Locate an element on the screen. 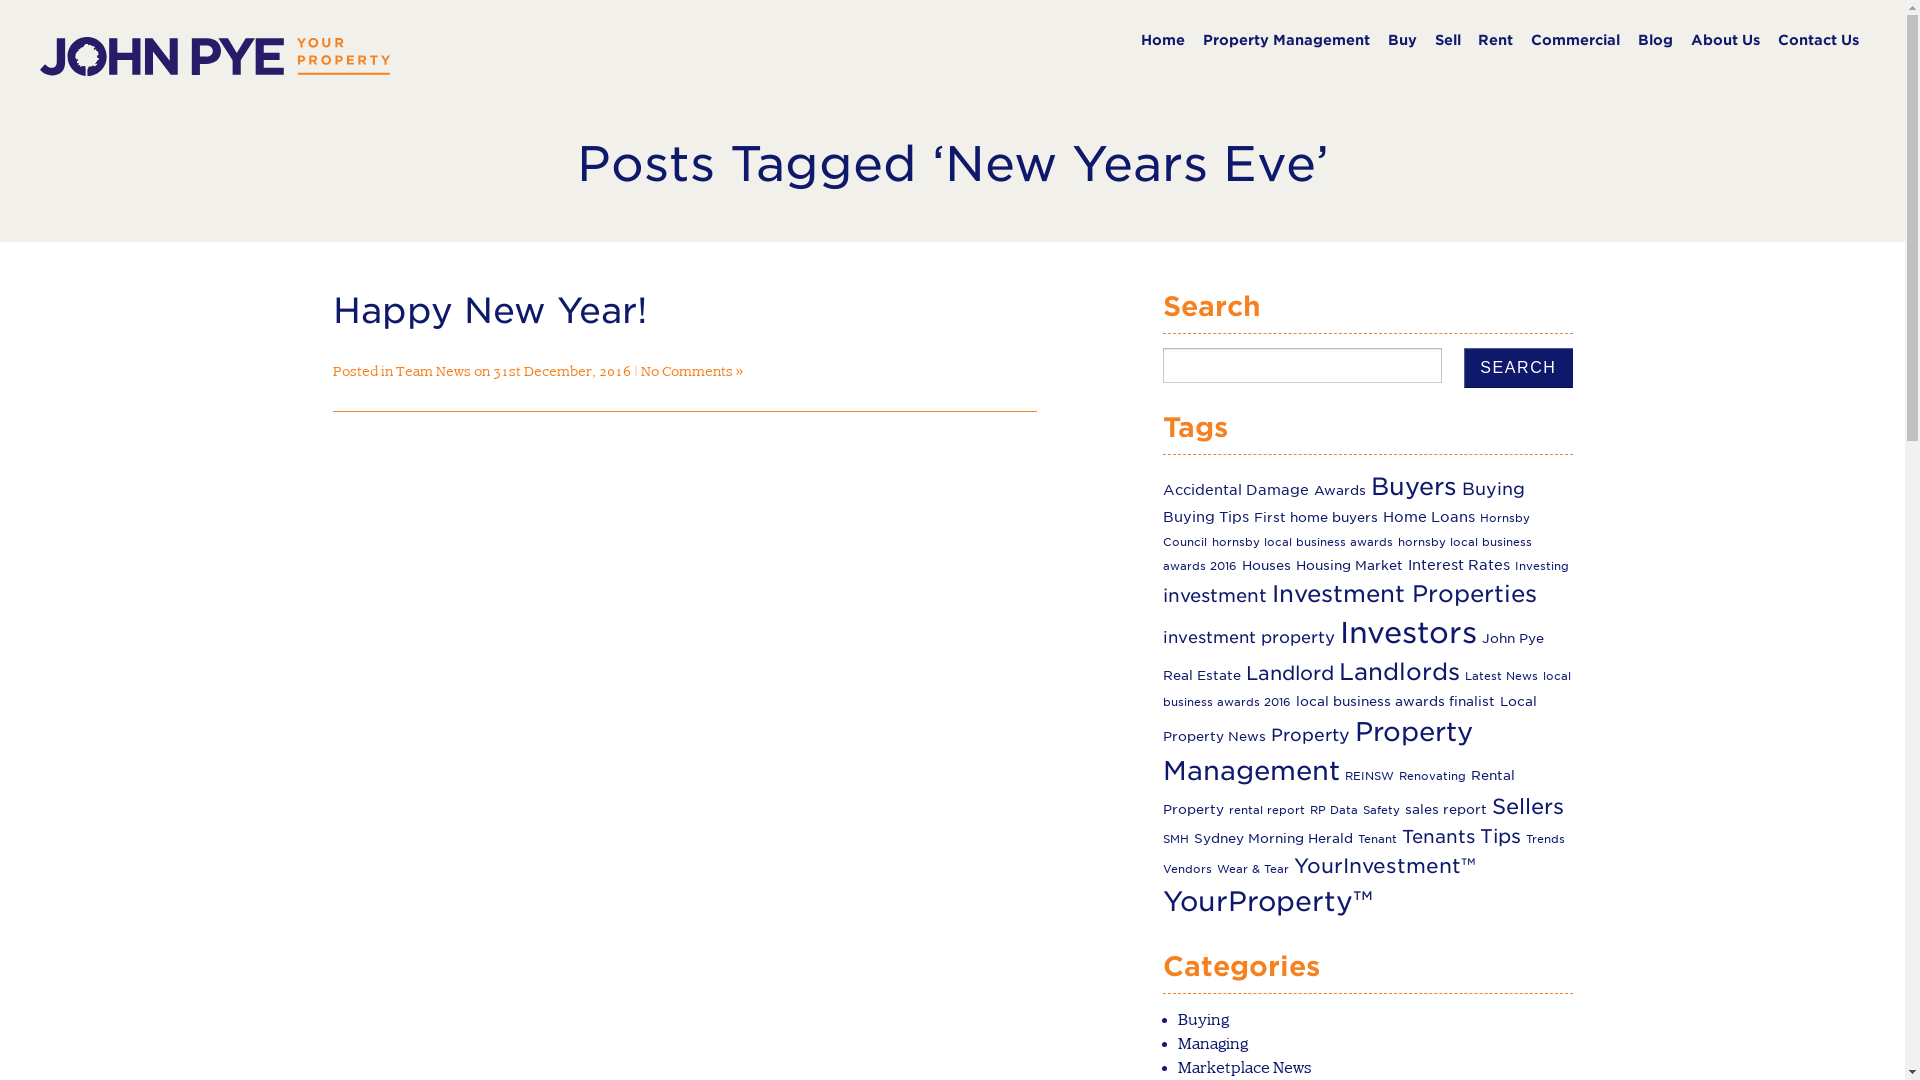  'Hornsby Council' is located at coordinates (1346, 529).